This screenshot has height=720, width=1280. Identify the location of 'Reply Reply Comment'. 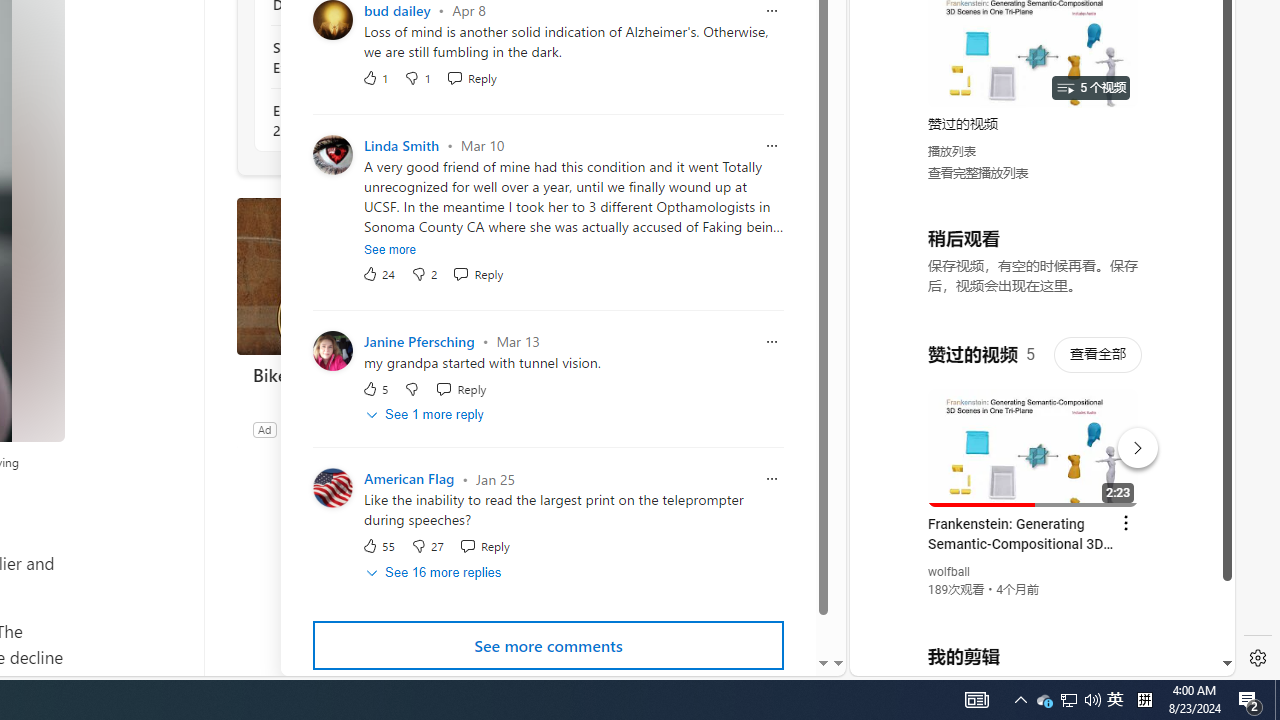
(484, 546).